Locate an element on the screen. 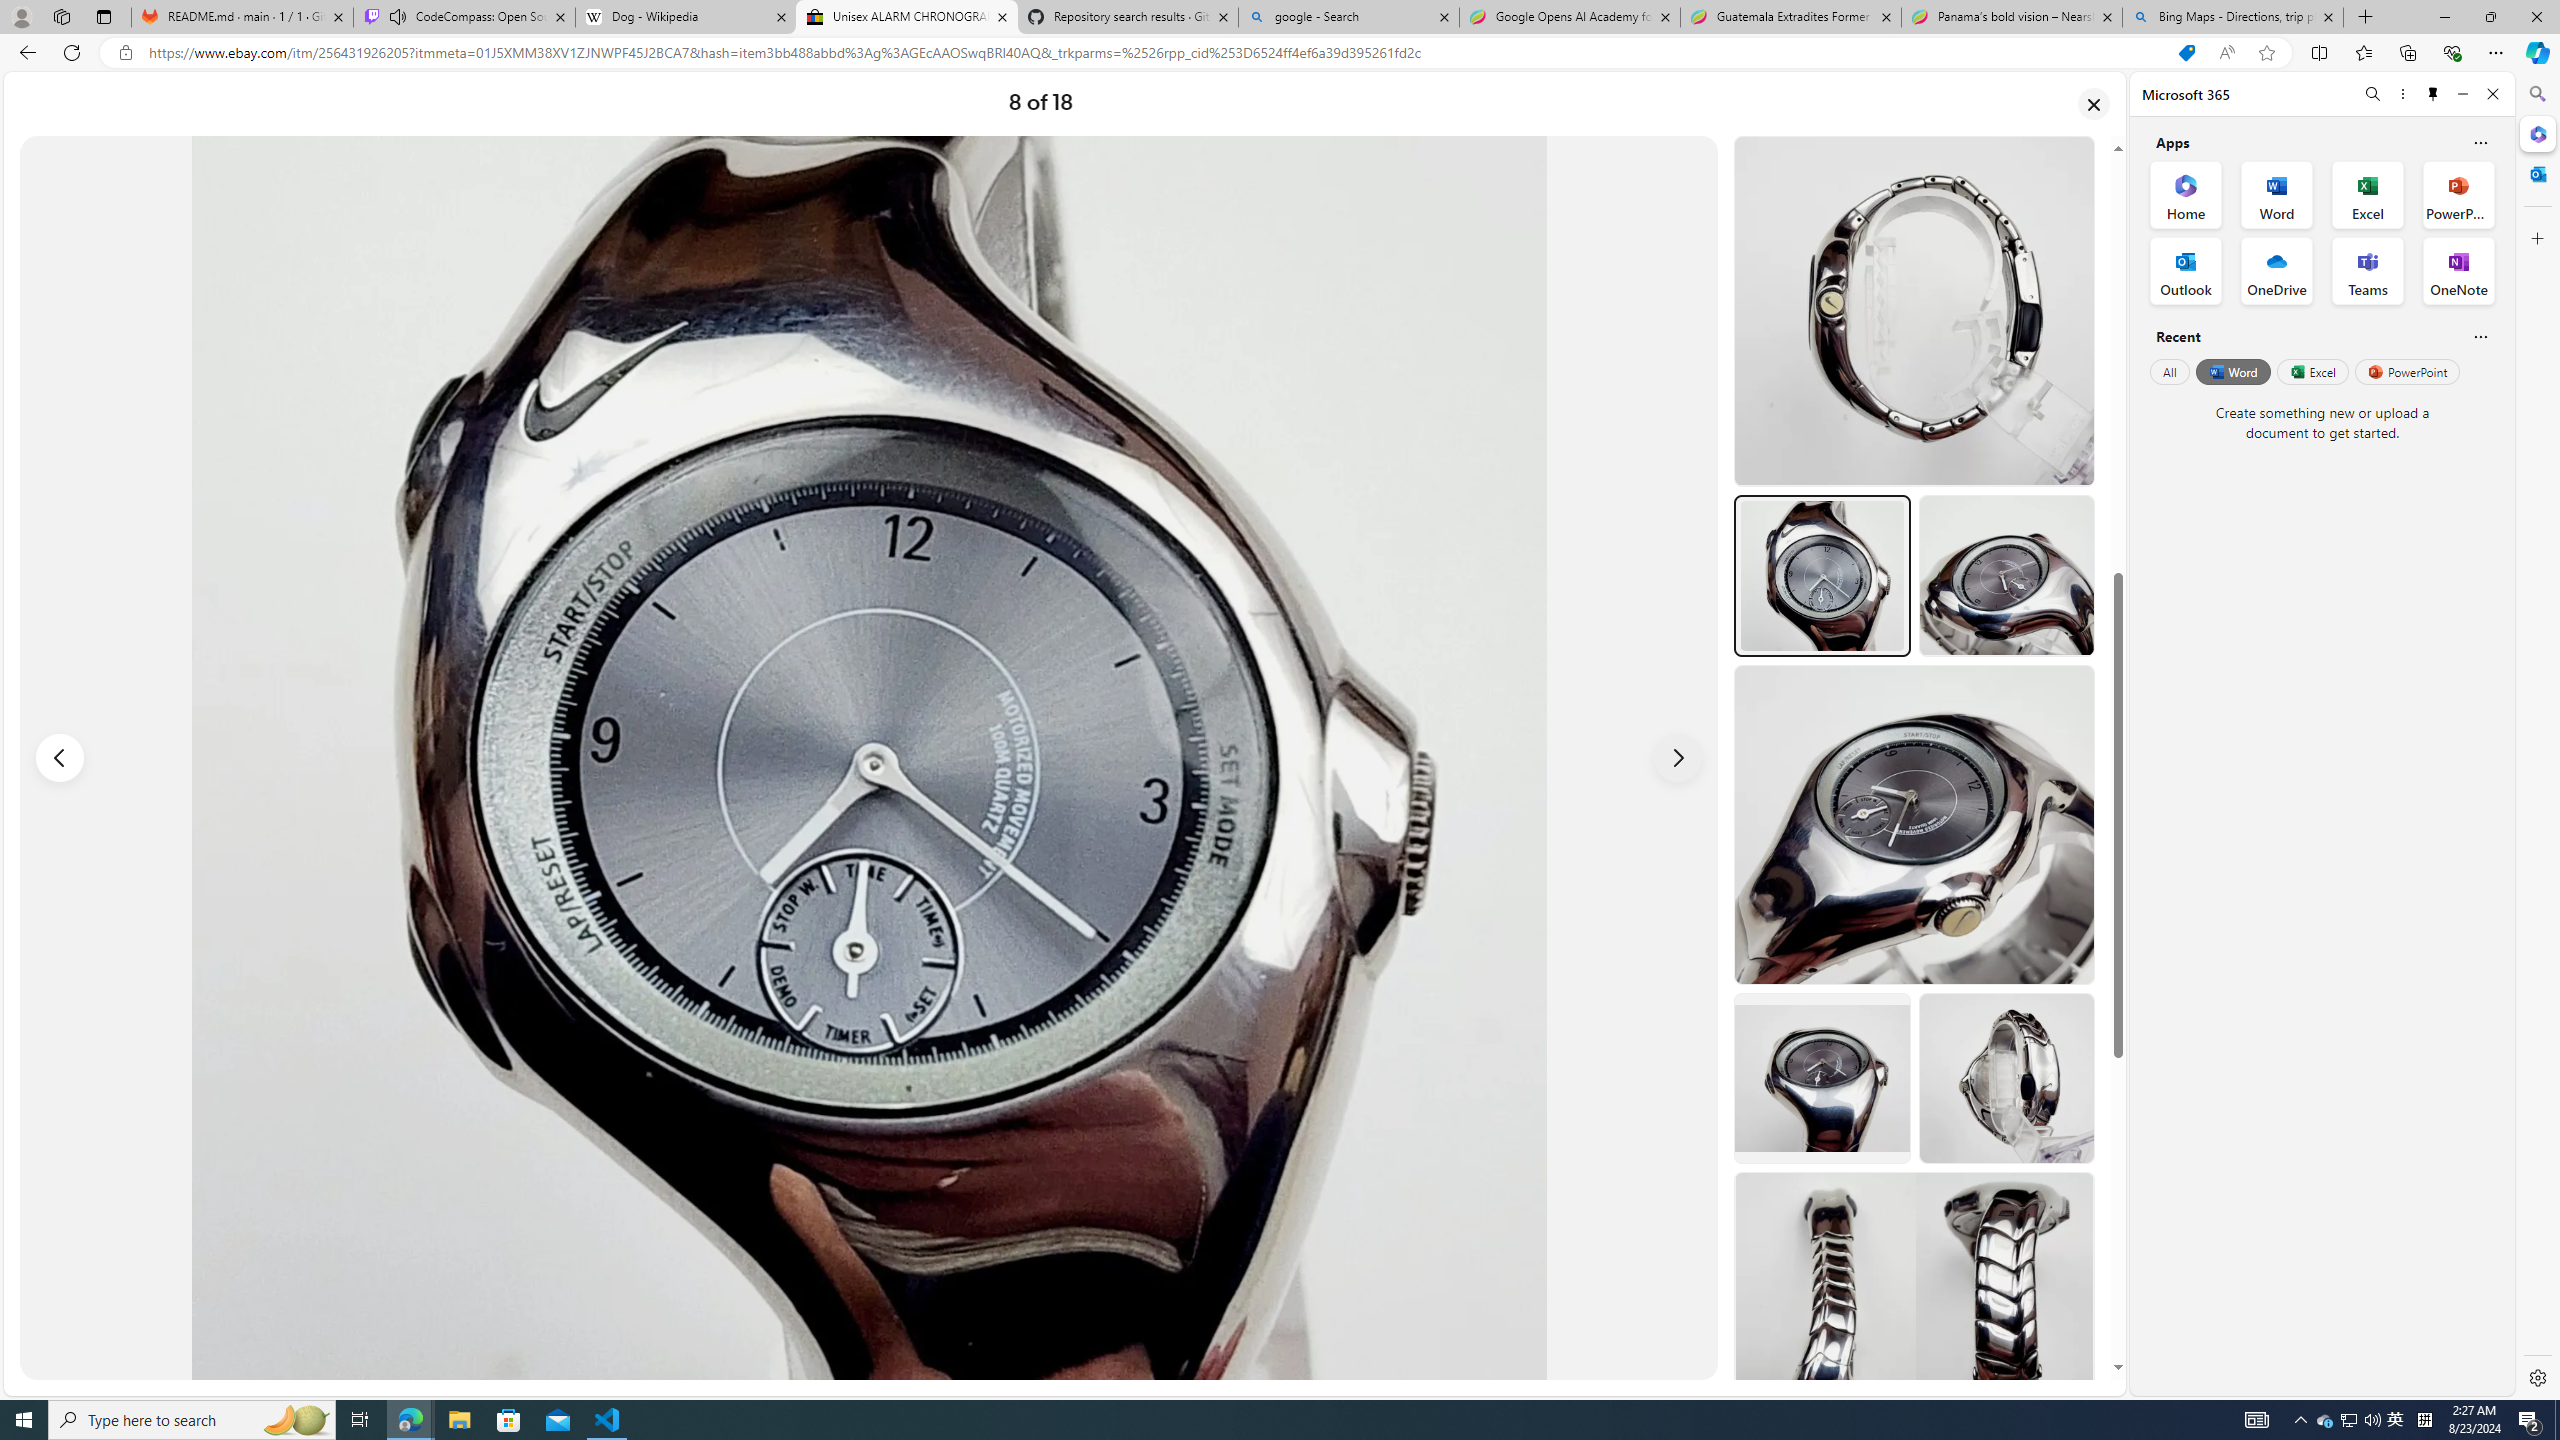 The height and width of the screenshot is (1440, 2560). 'Close image gallery dialog' is located at coordinates (2094, 103).